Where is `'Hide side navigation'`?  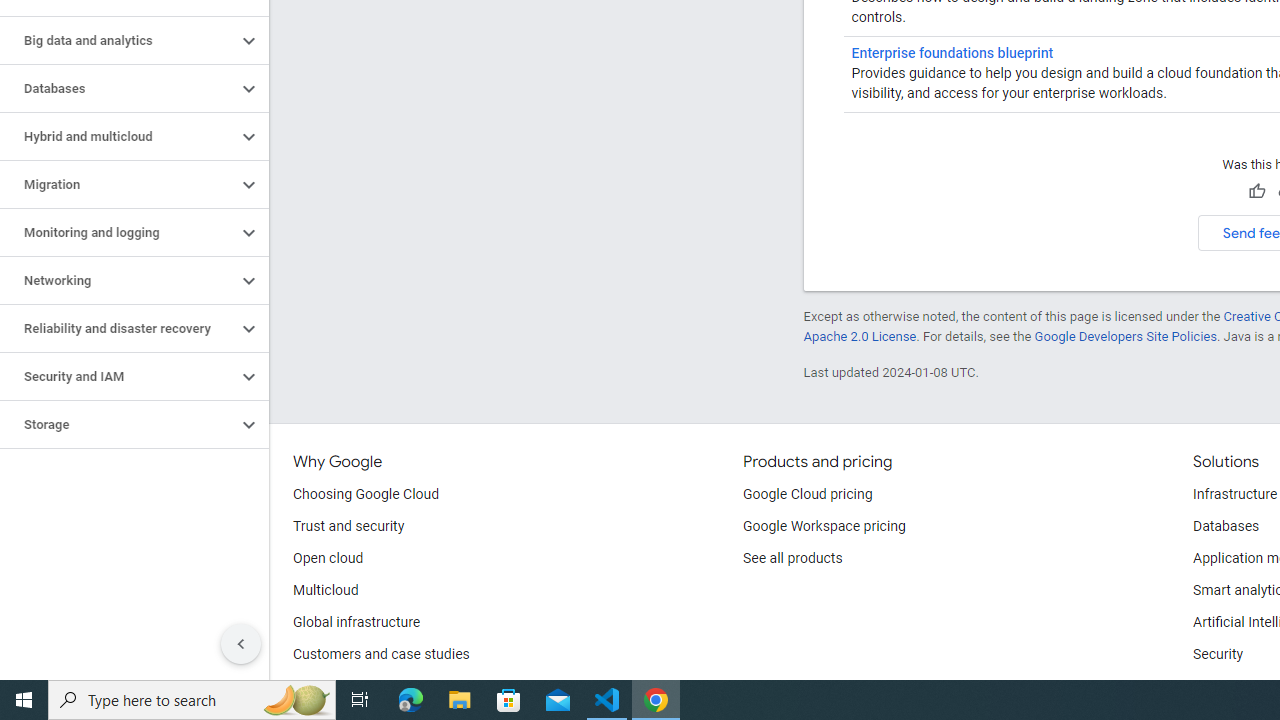 'Hide side navigation' is located at coordinates (240, 644).